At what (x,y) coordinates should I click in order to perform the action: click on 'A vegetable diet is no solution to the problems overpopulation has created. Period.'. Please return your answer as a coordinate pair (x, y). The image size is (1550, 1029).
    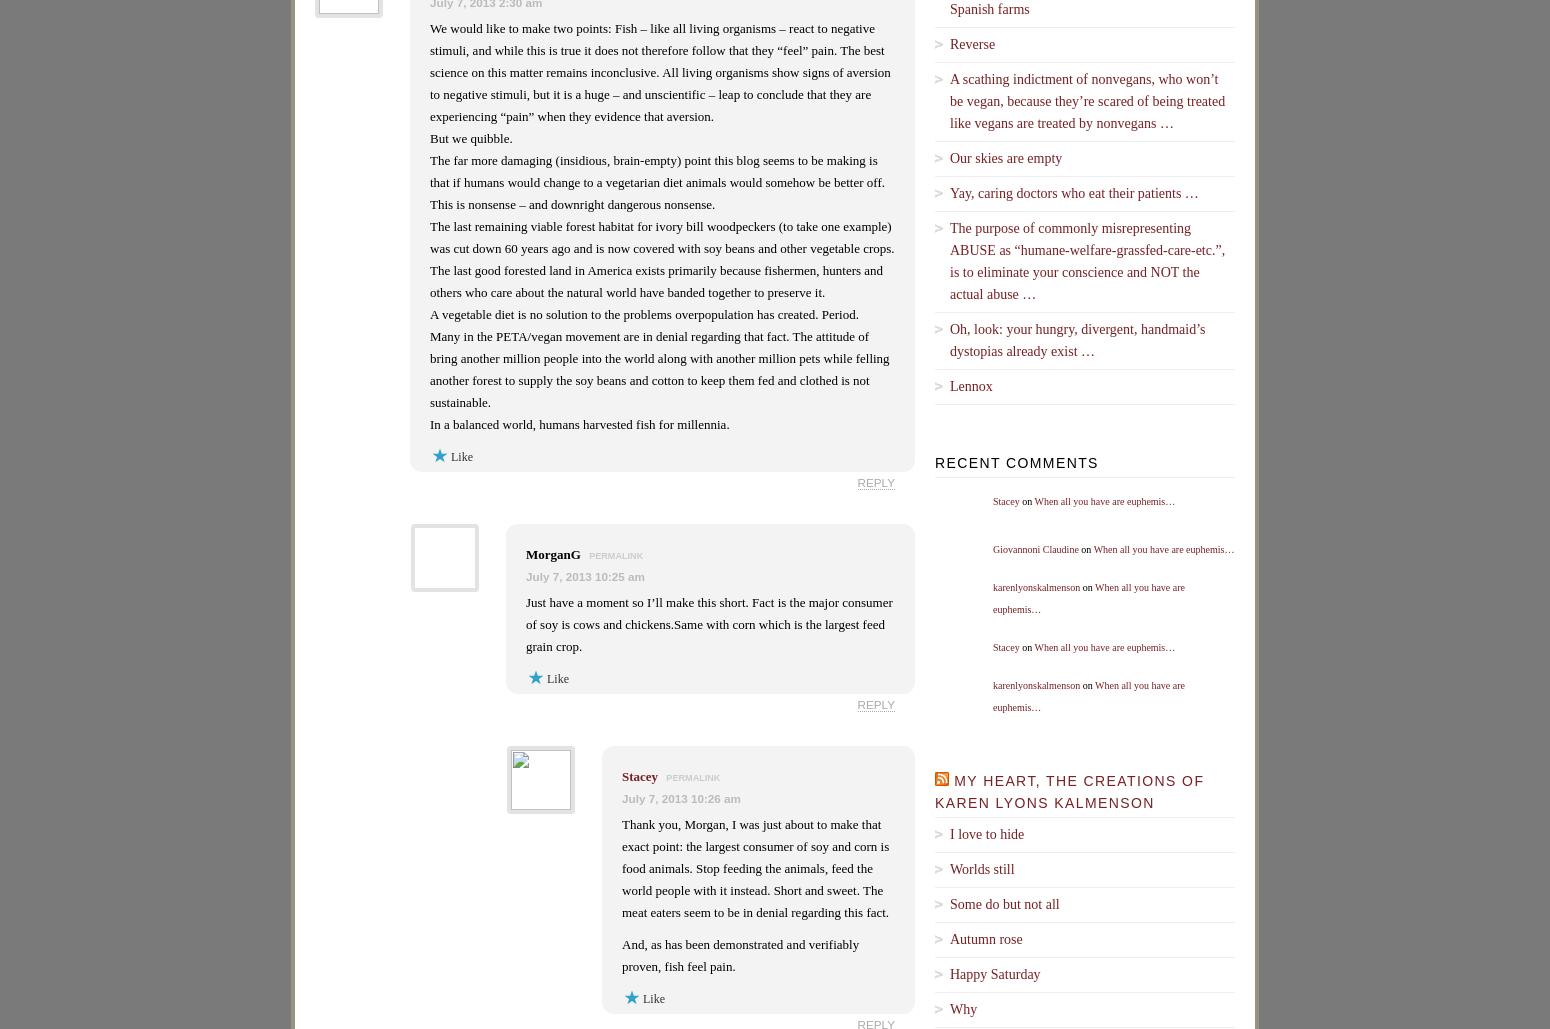
    Looking at the image, I should click on (429, 314).